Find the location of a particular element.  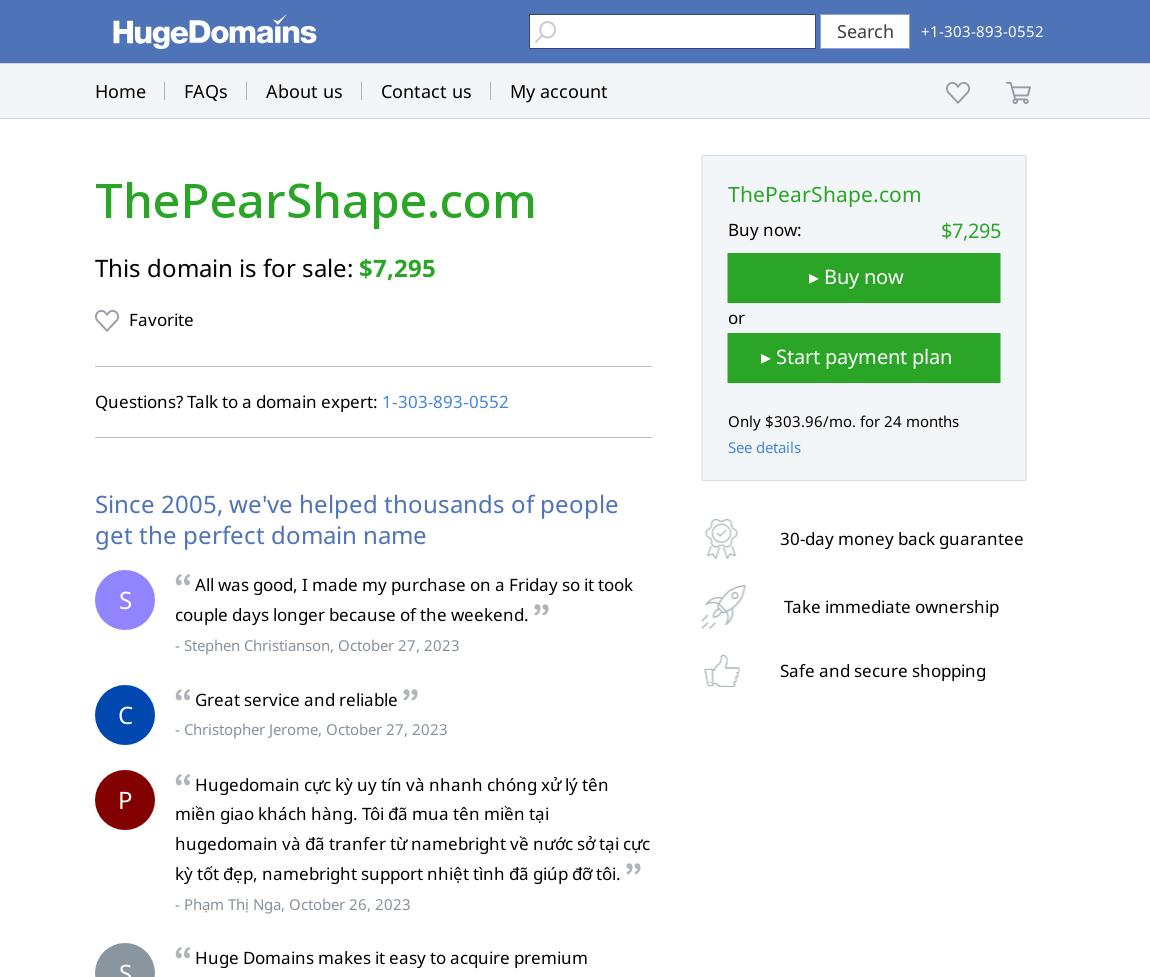

'About us' is located at coordinates (304, 90).